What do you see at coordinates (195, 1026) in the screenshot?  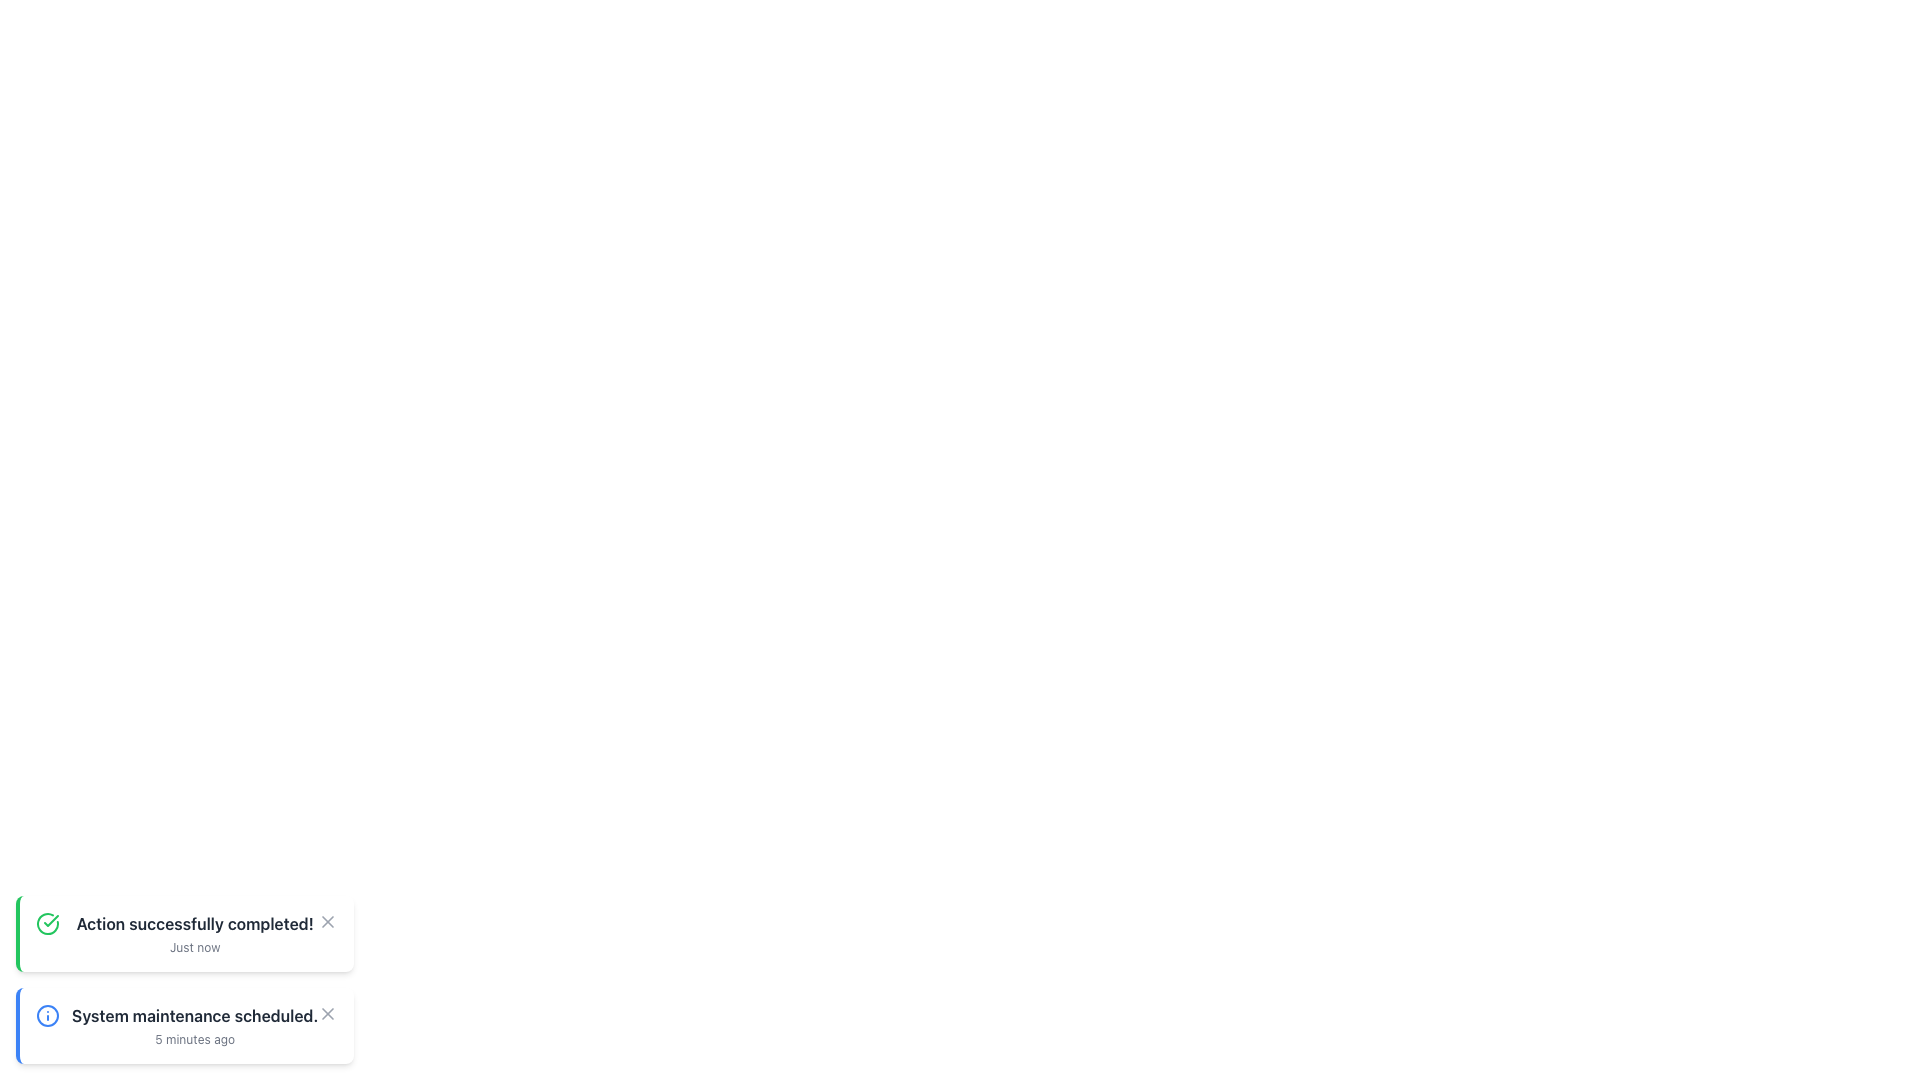 I see `the category or purpose of the notification message titled 'System maintenance scheduled.' displayed prominently` at bounding box center [195, 1026].